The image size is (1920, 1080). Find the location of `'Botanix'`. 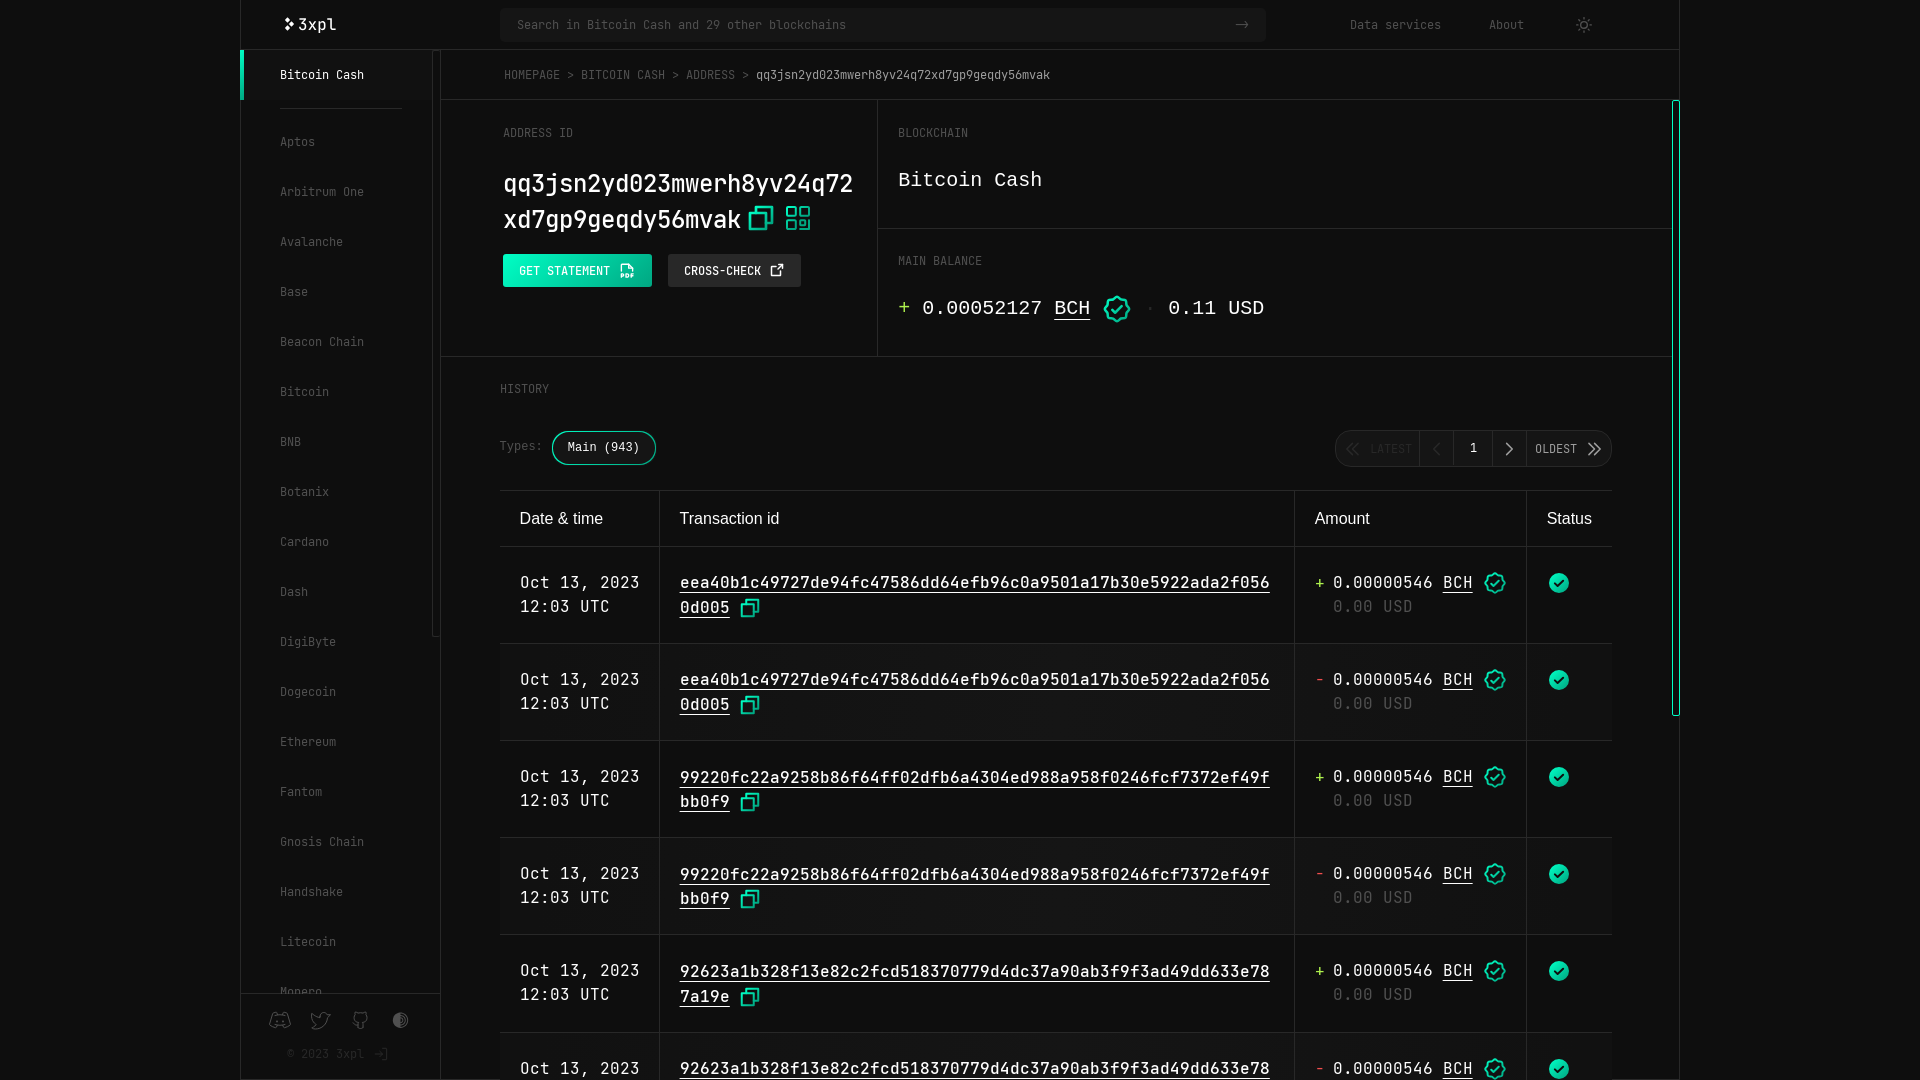

'Botanix' is located at coordinates (240, 492).